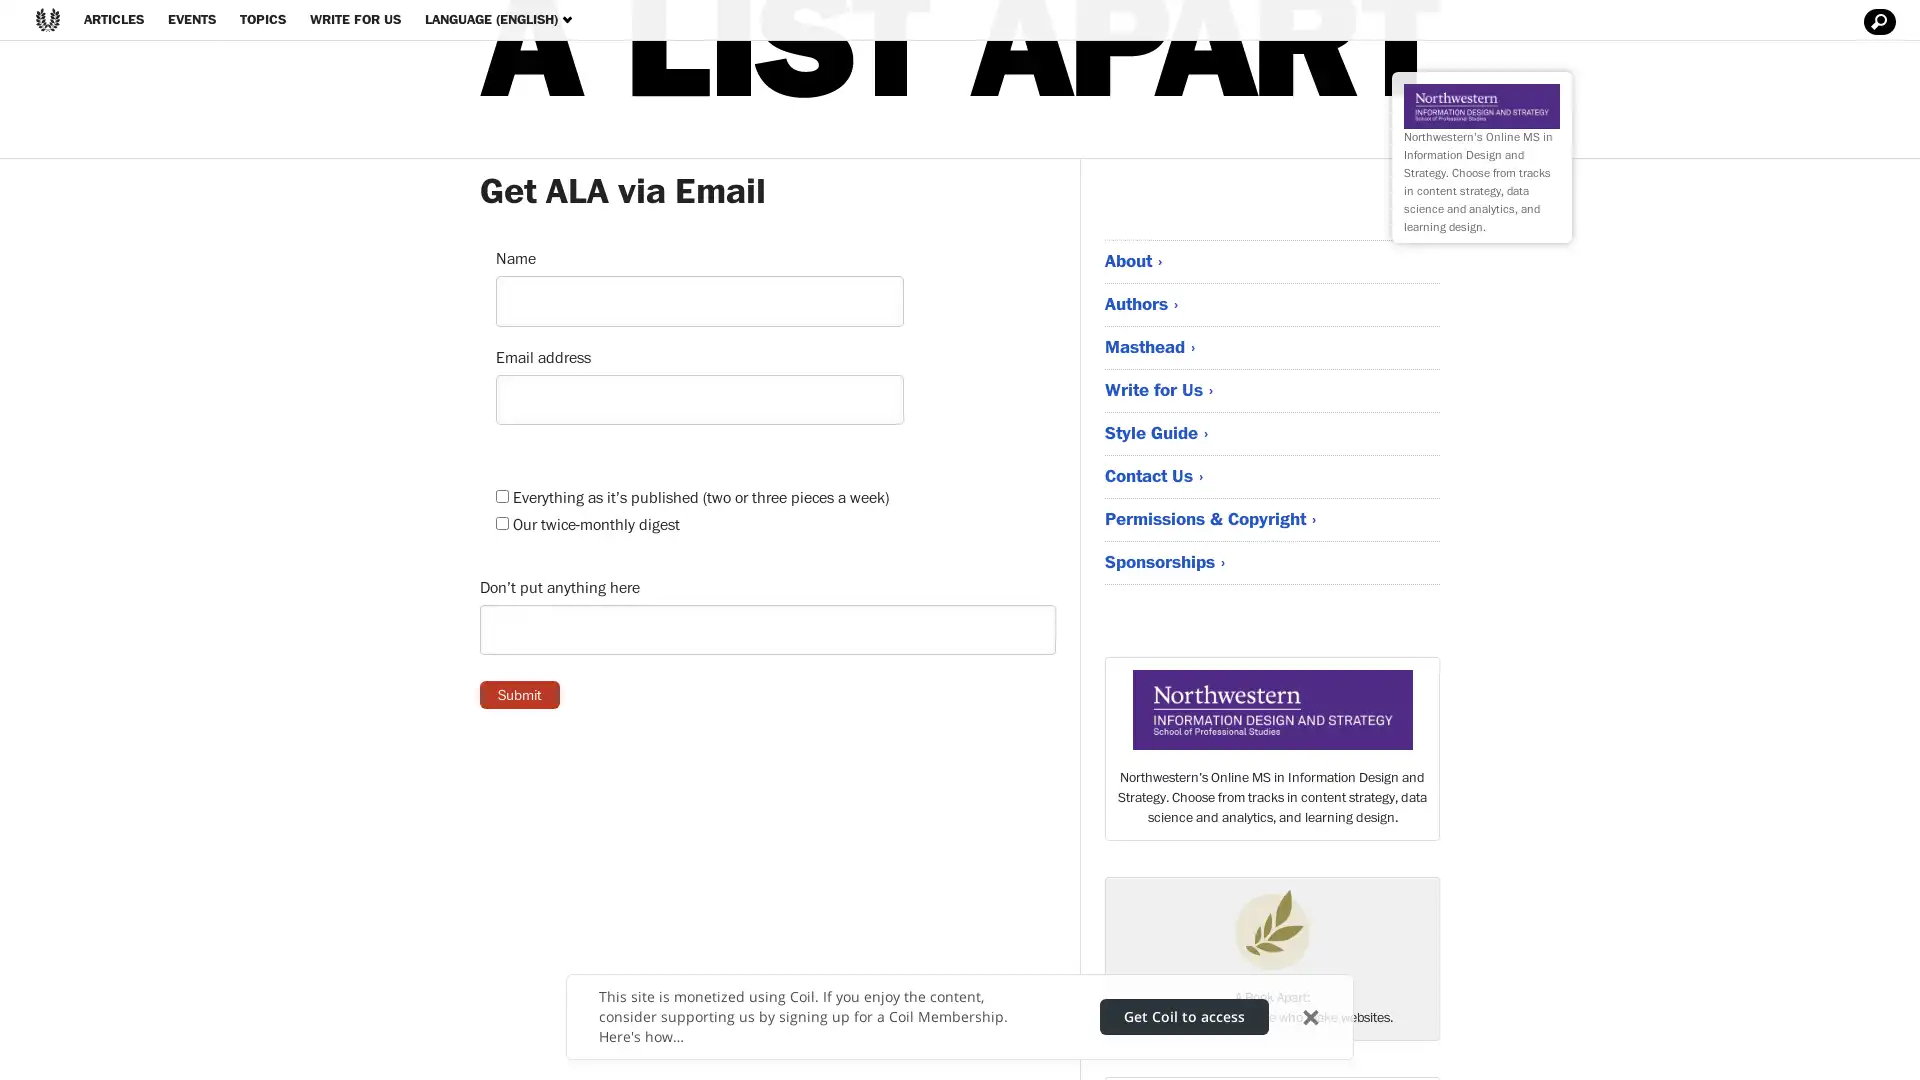 The height and width of the screenshot is (1080, 1920). What do you see at coordinates (1876, 22) in the screenshot?
I see `Search` at bounding box center [1876, 22].